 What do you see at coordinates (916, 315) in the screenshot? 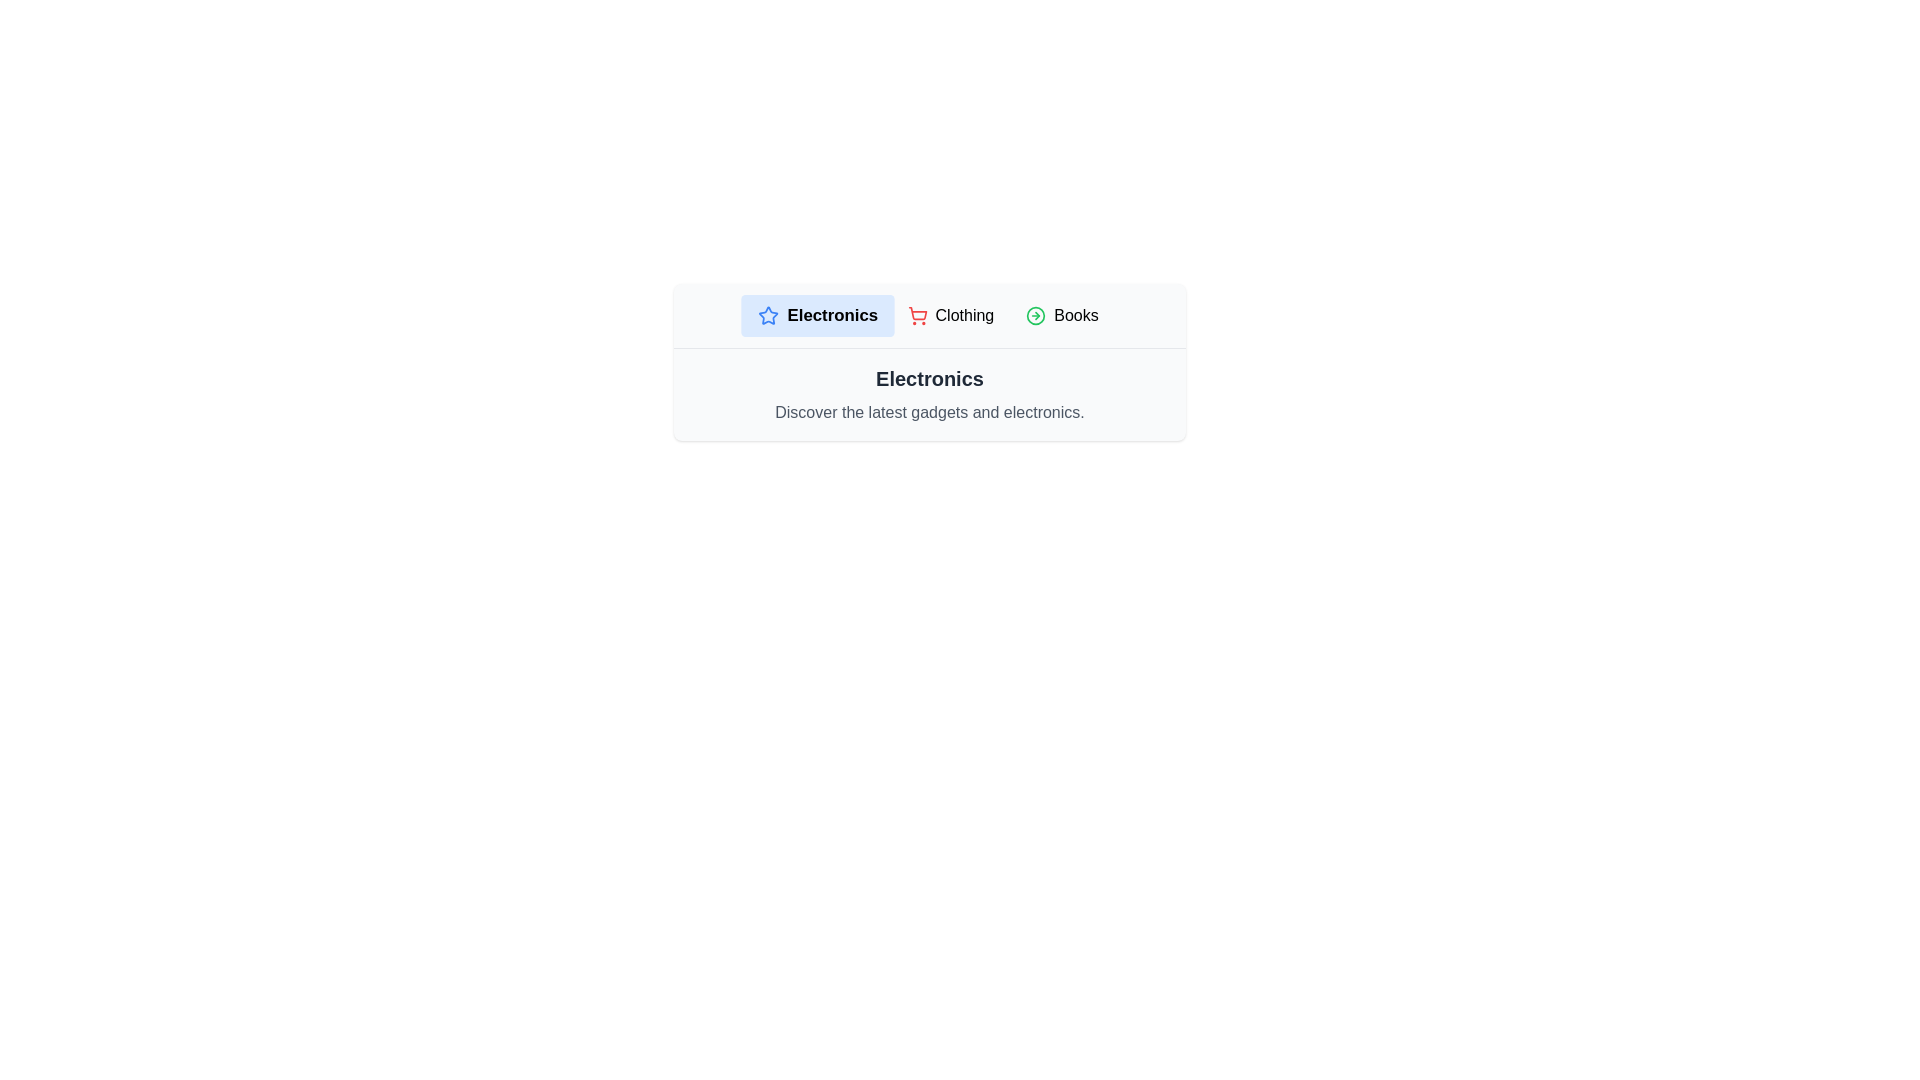
I see `the icon for the Clothing category to observe its visual representation` at bounding box center [916, 315].